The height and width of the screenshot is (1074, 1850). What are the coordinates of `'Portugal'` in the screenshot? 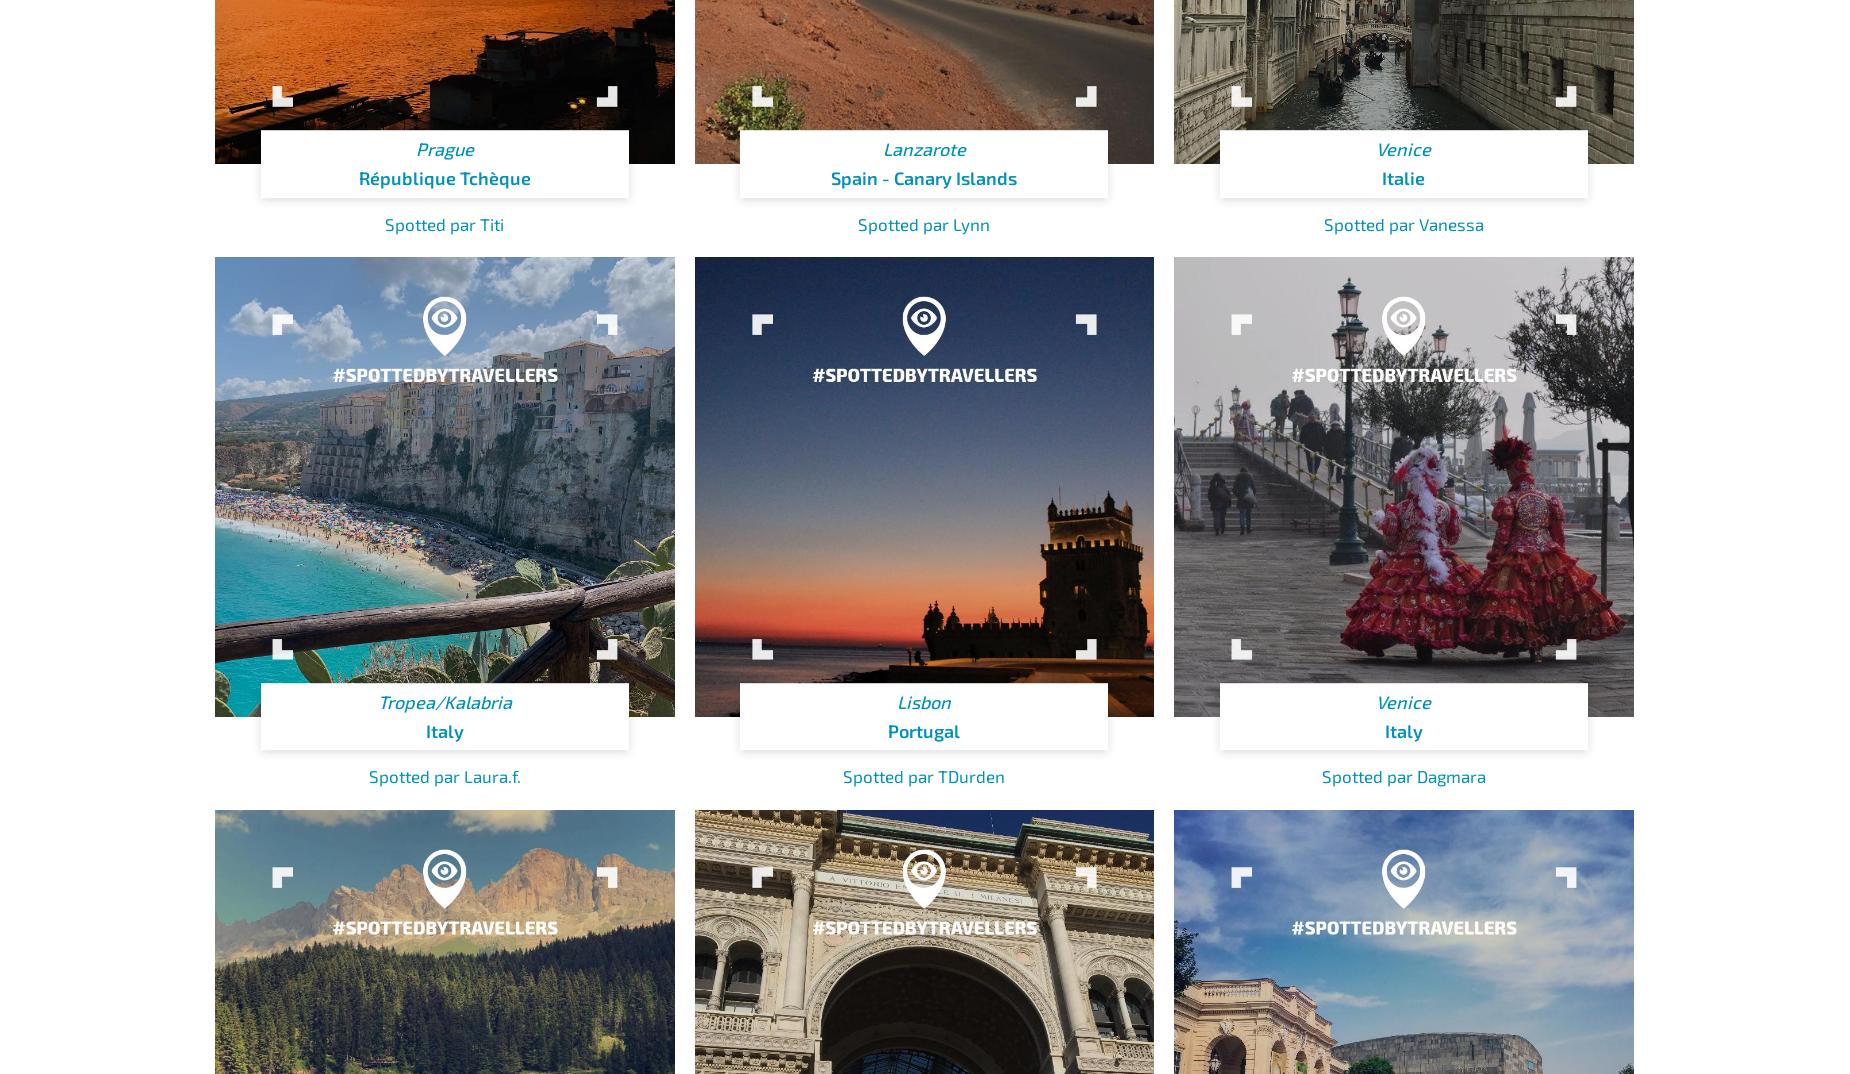 It's located at (888, 729).